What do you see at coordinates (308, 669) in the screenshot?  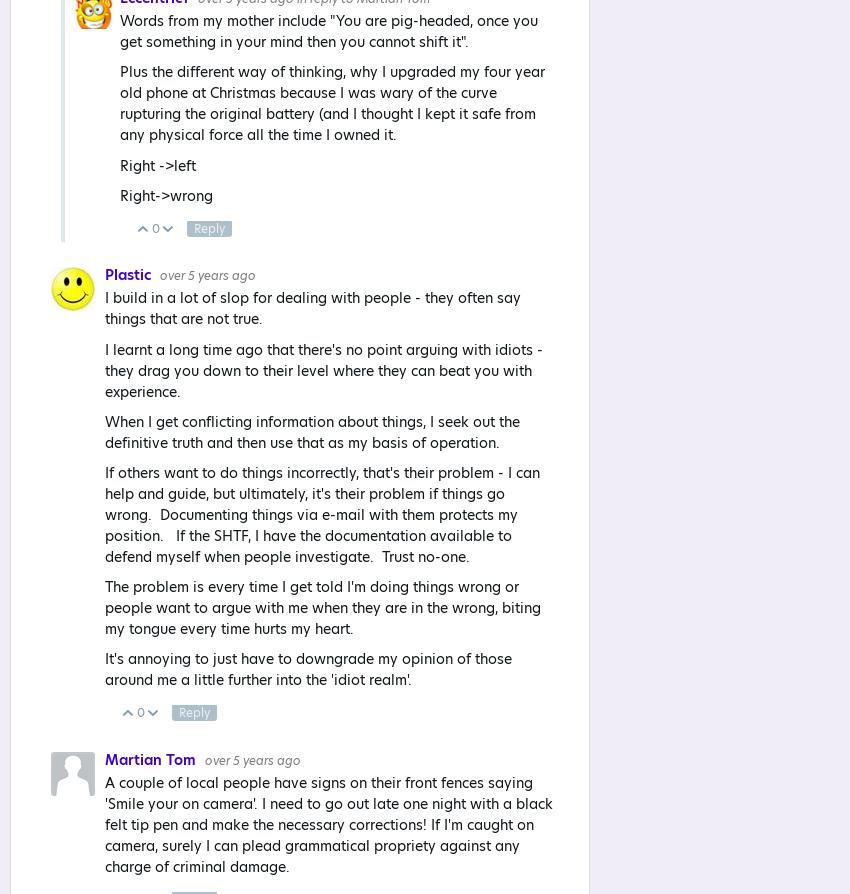 I see `'It's annoying to just have to downgrade my opinion of those around me a little further into the 'idiot realm'.'` at bounding box center [308, 669].